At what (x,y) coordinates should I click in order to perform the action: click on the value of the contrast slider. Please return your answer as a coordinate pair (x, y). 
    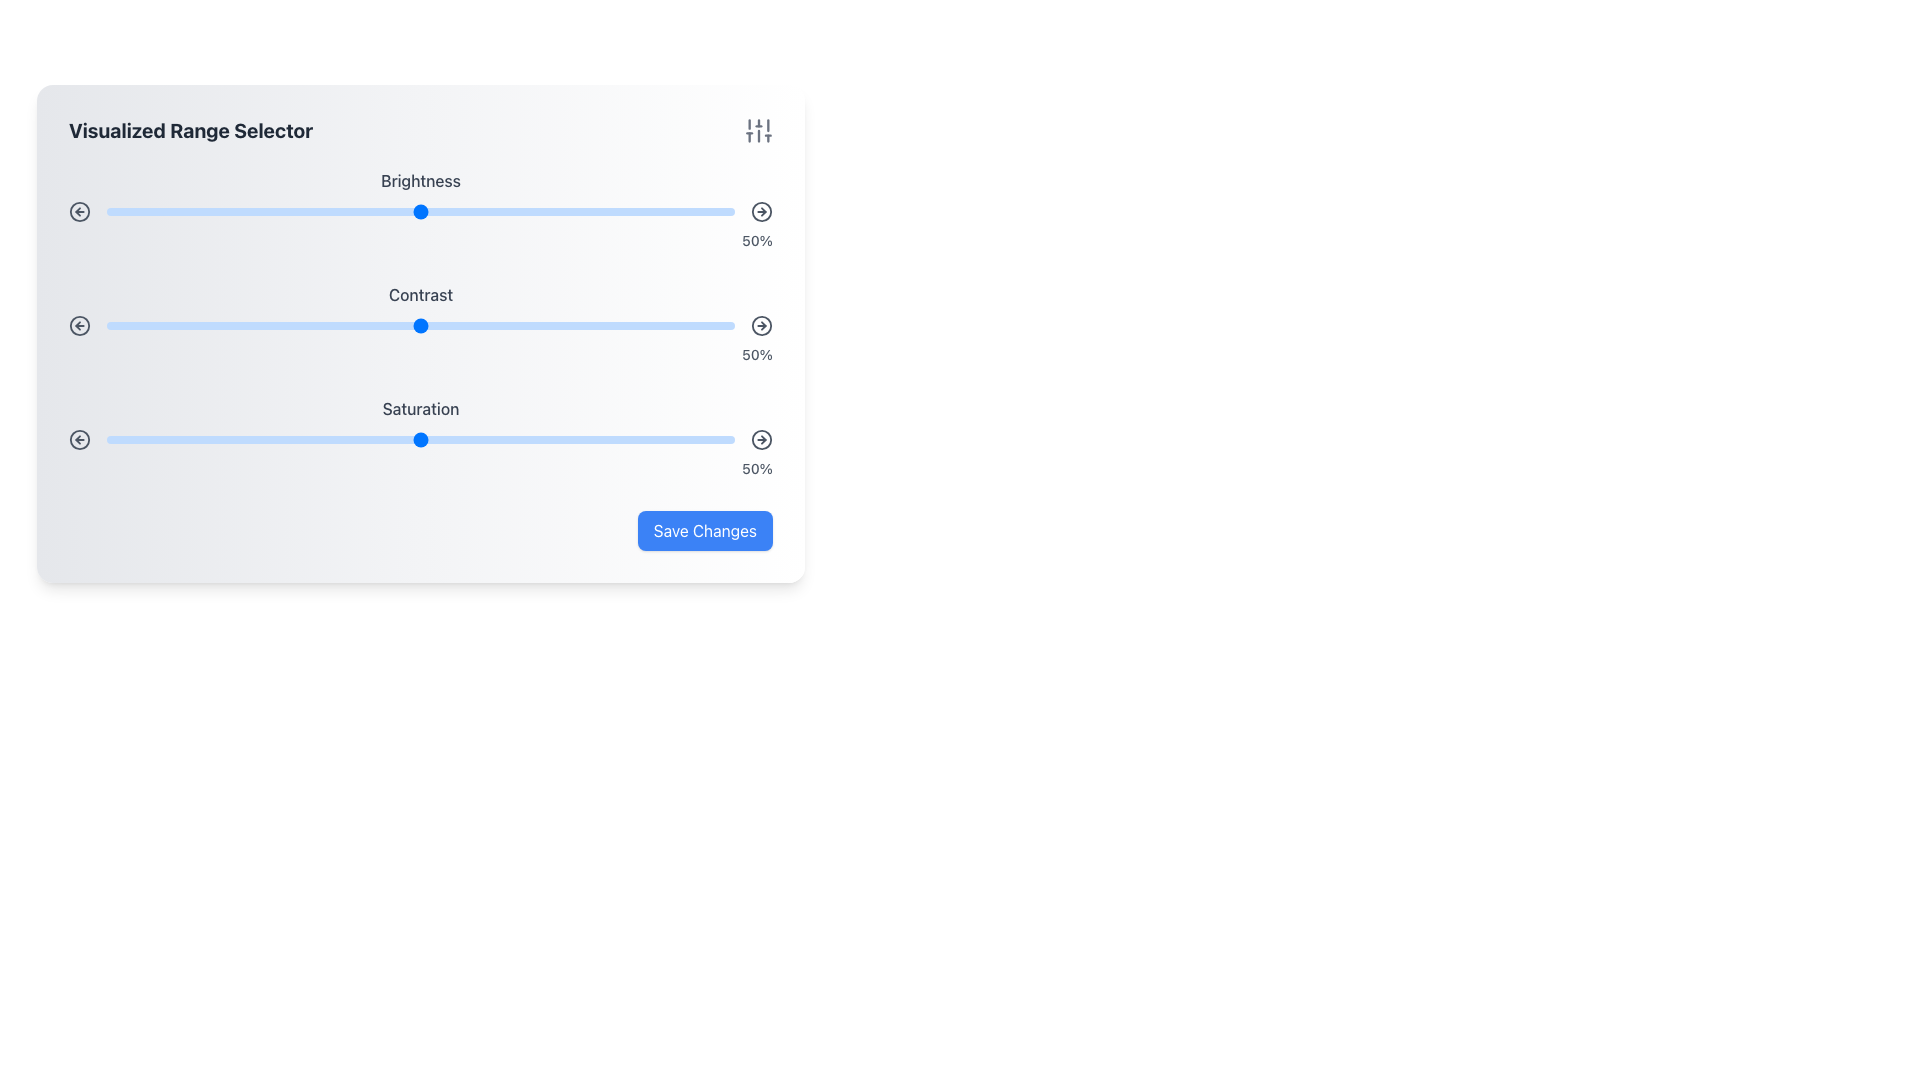
    Looking at the image, I should click on (176, 325).